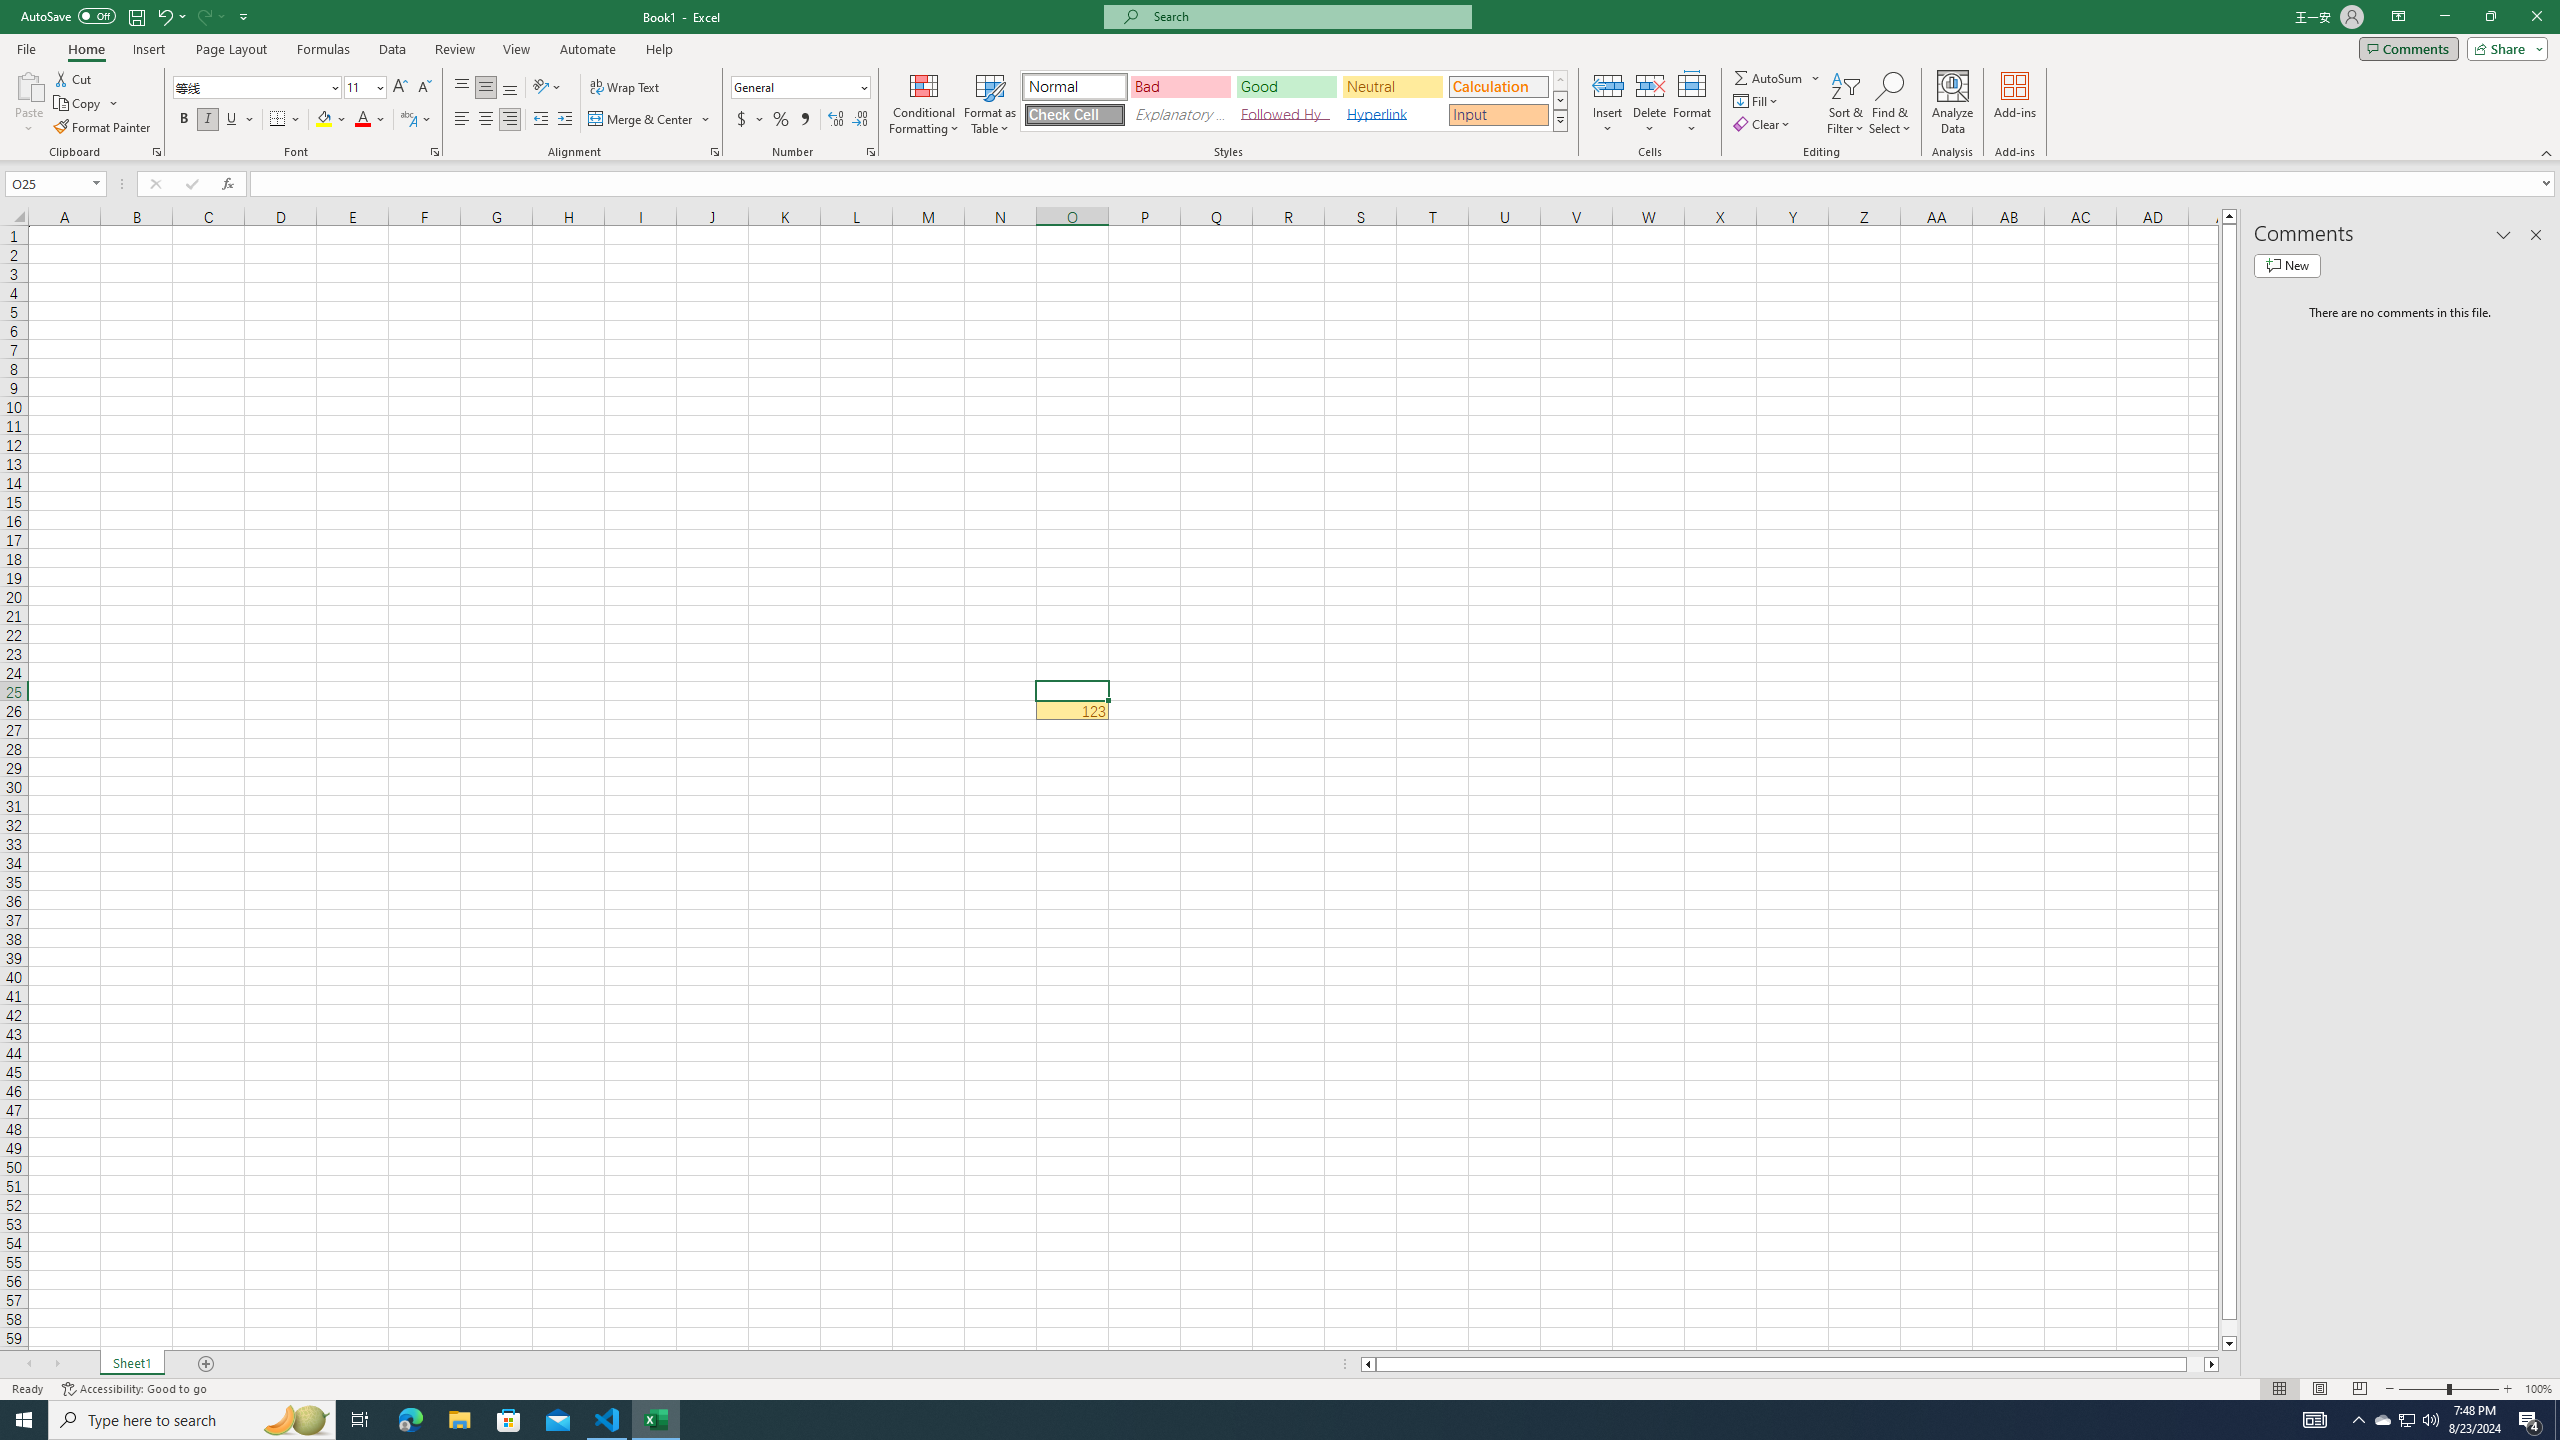 This screenshot has height=1440, width=2560. Describe the element at coordinates (713, 150) in the screenshot. I see `'Format Cell Alignment'` at that location.